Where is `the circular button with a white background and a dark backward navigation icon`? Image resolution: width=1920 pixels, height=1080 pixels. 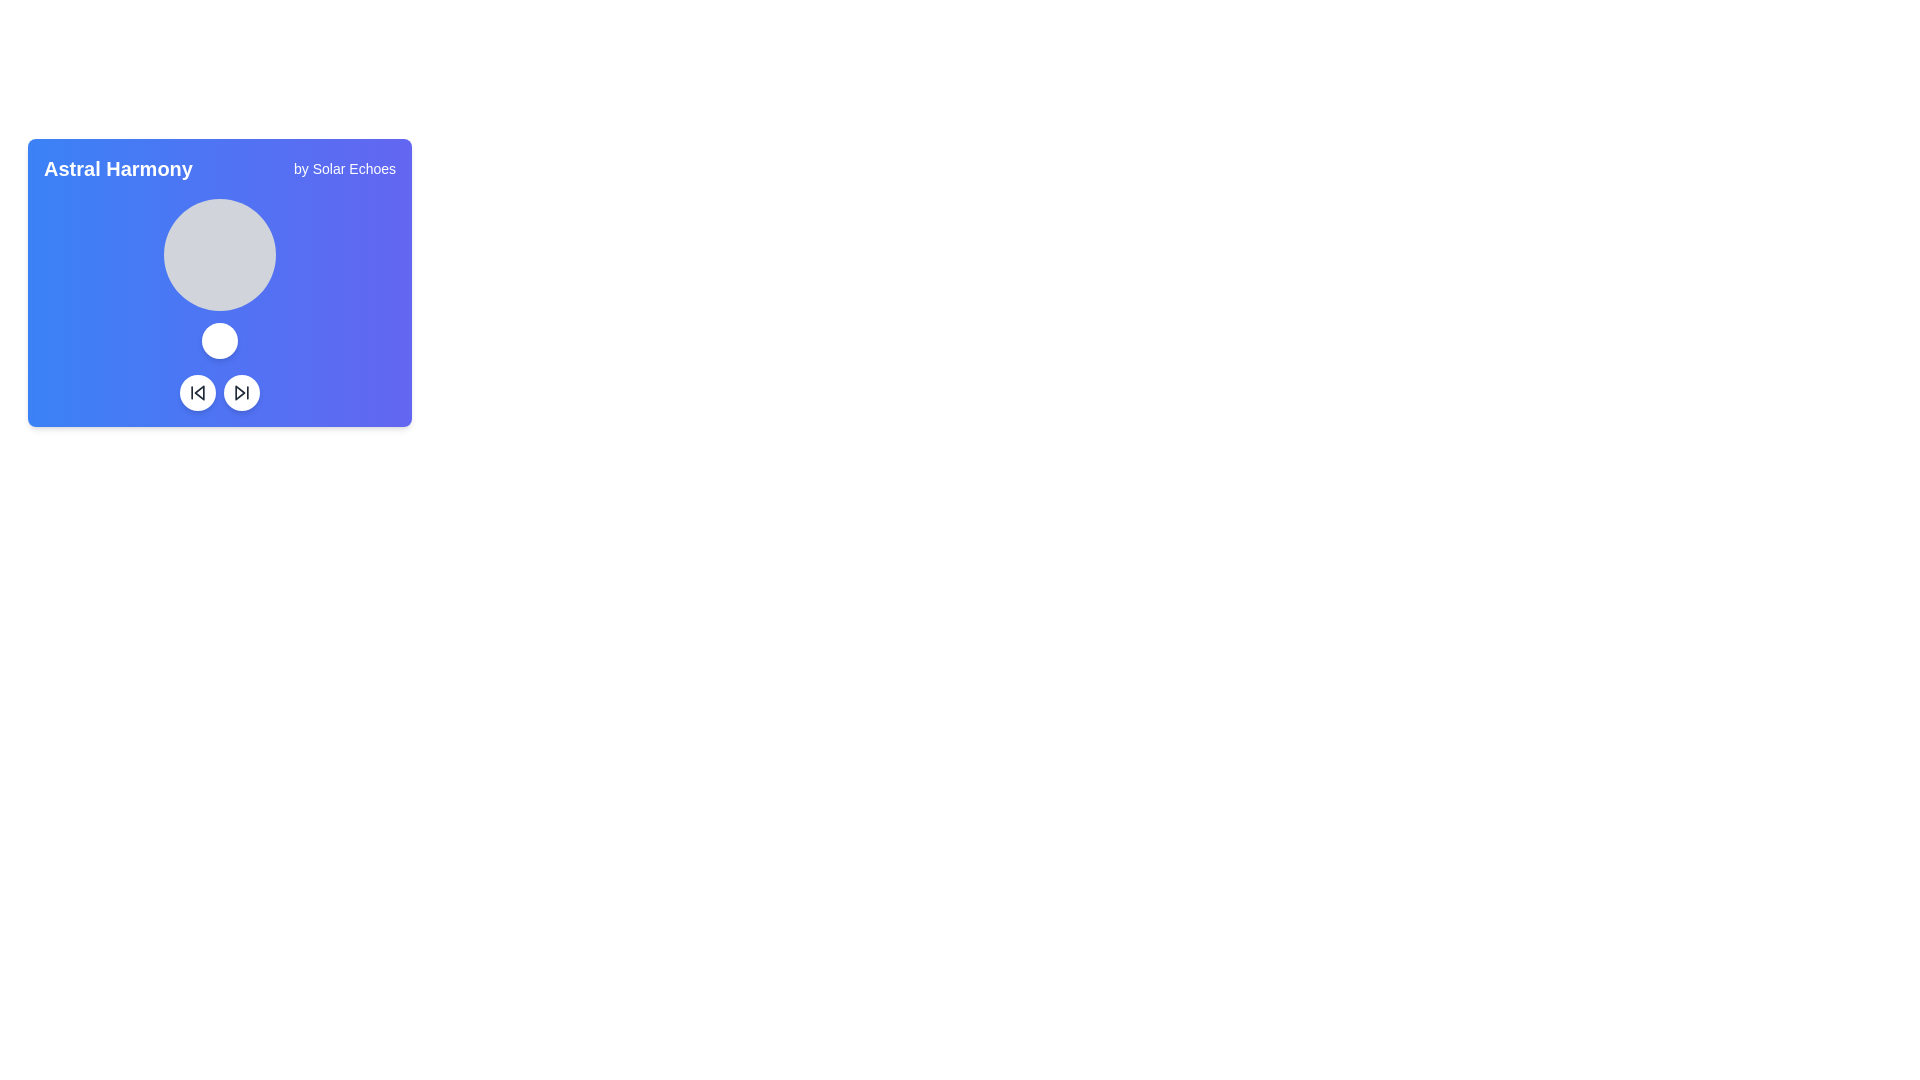
the circular button with a white background and a dark backward navigation icon is located at coordinates (197, 393).